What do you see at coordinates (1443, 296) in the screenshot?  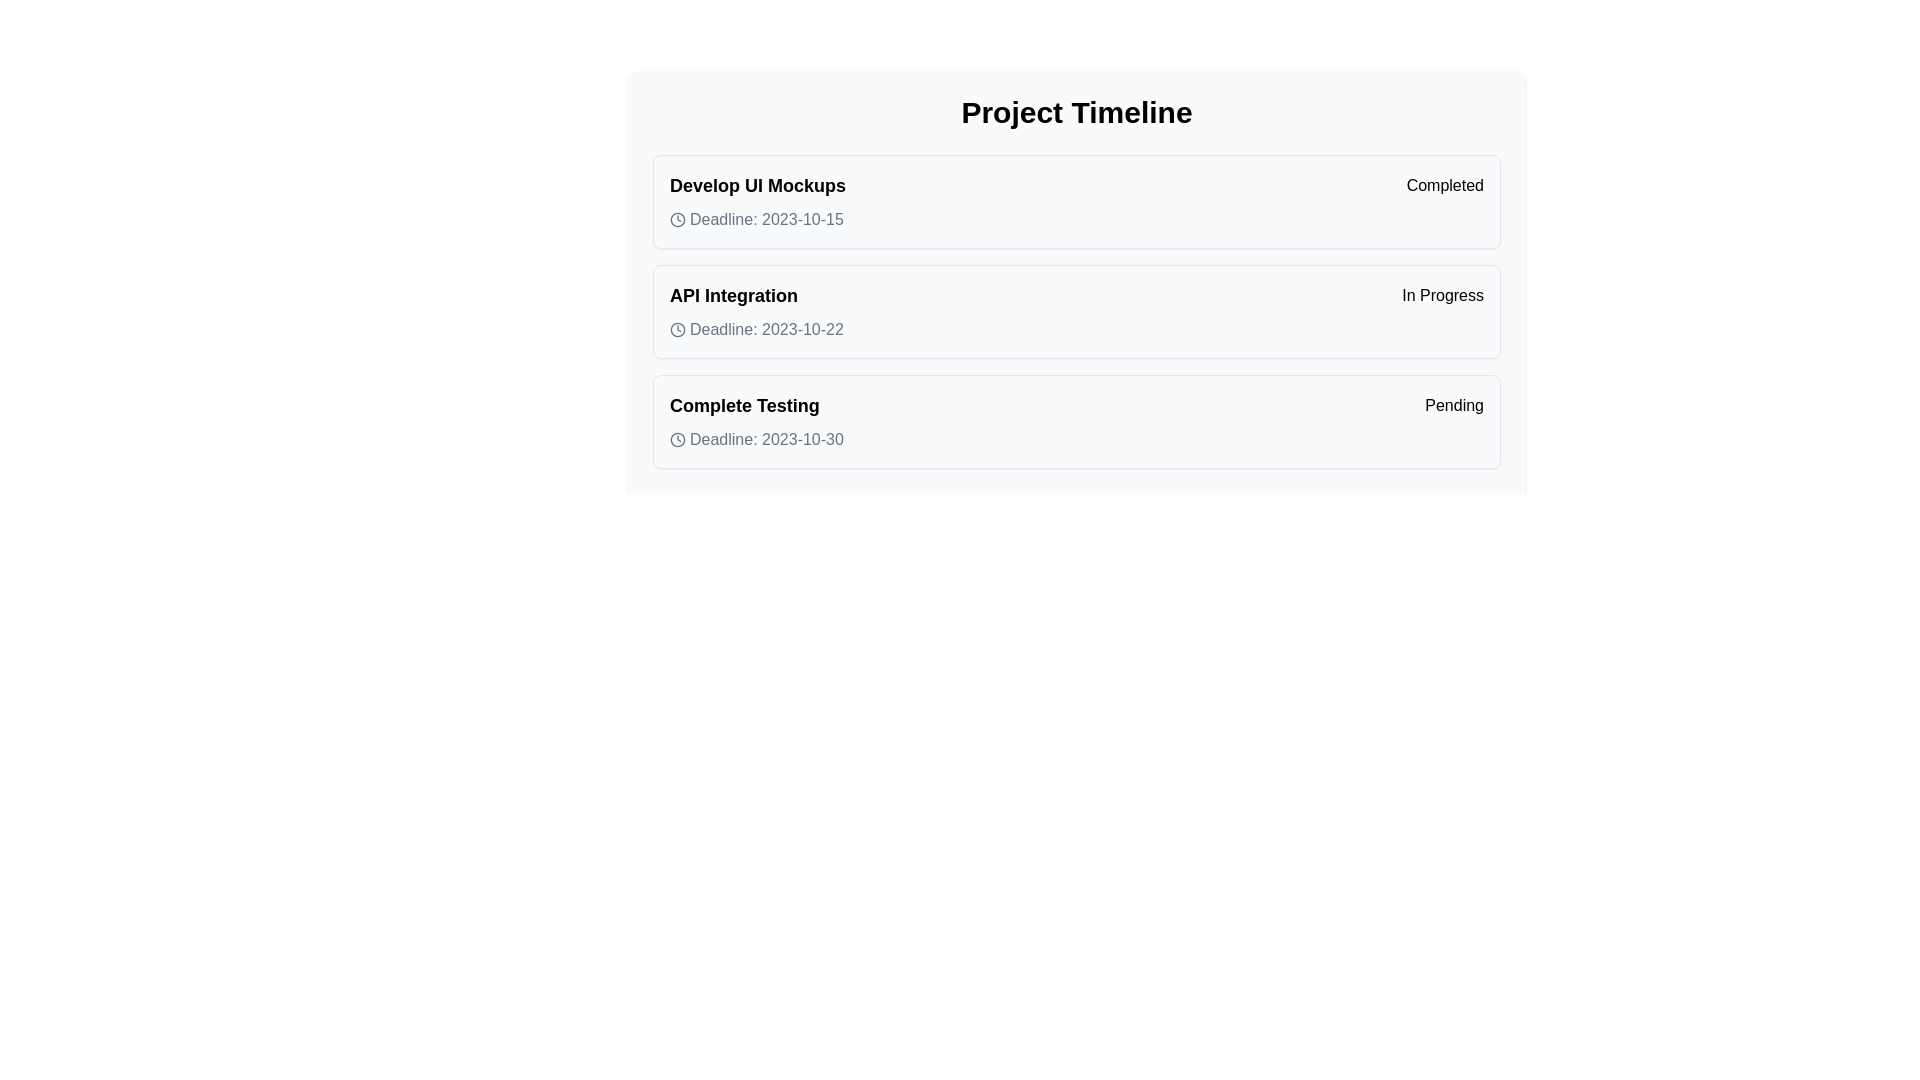 I see `the Status badge displaying 'In Progress' on the right side of the 'API Integration' row` at bounding box center [1443, 296].